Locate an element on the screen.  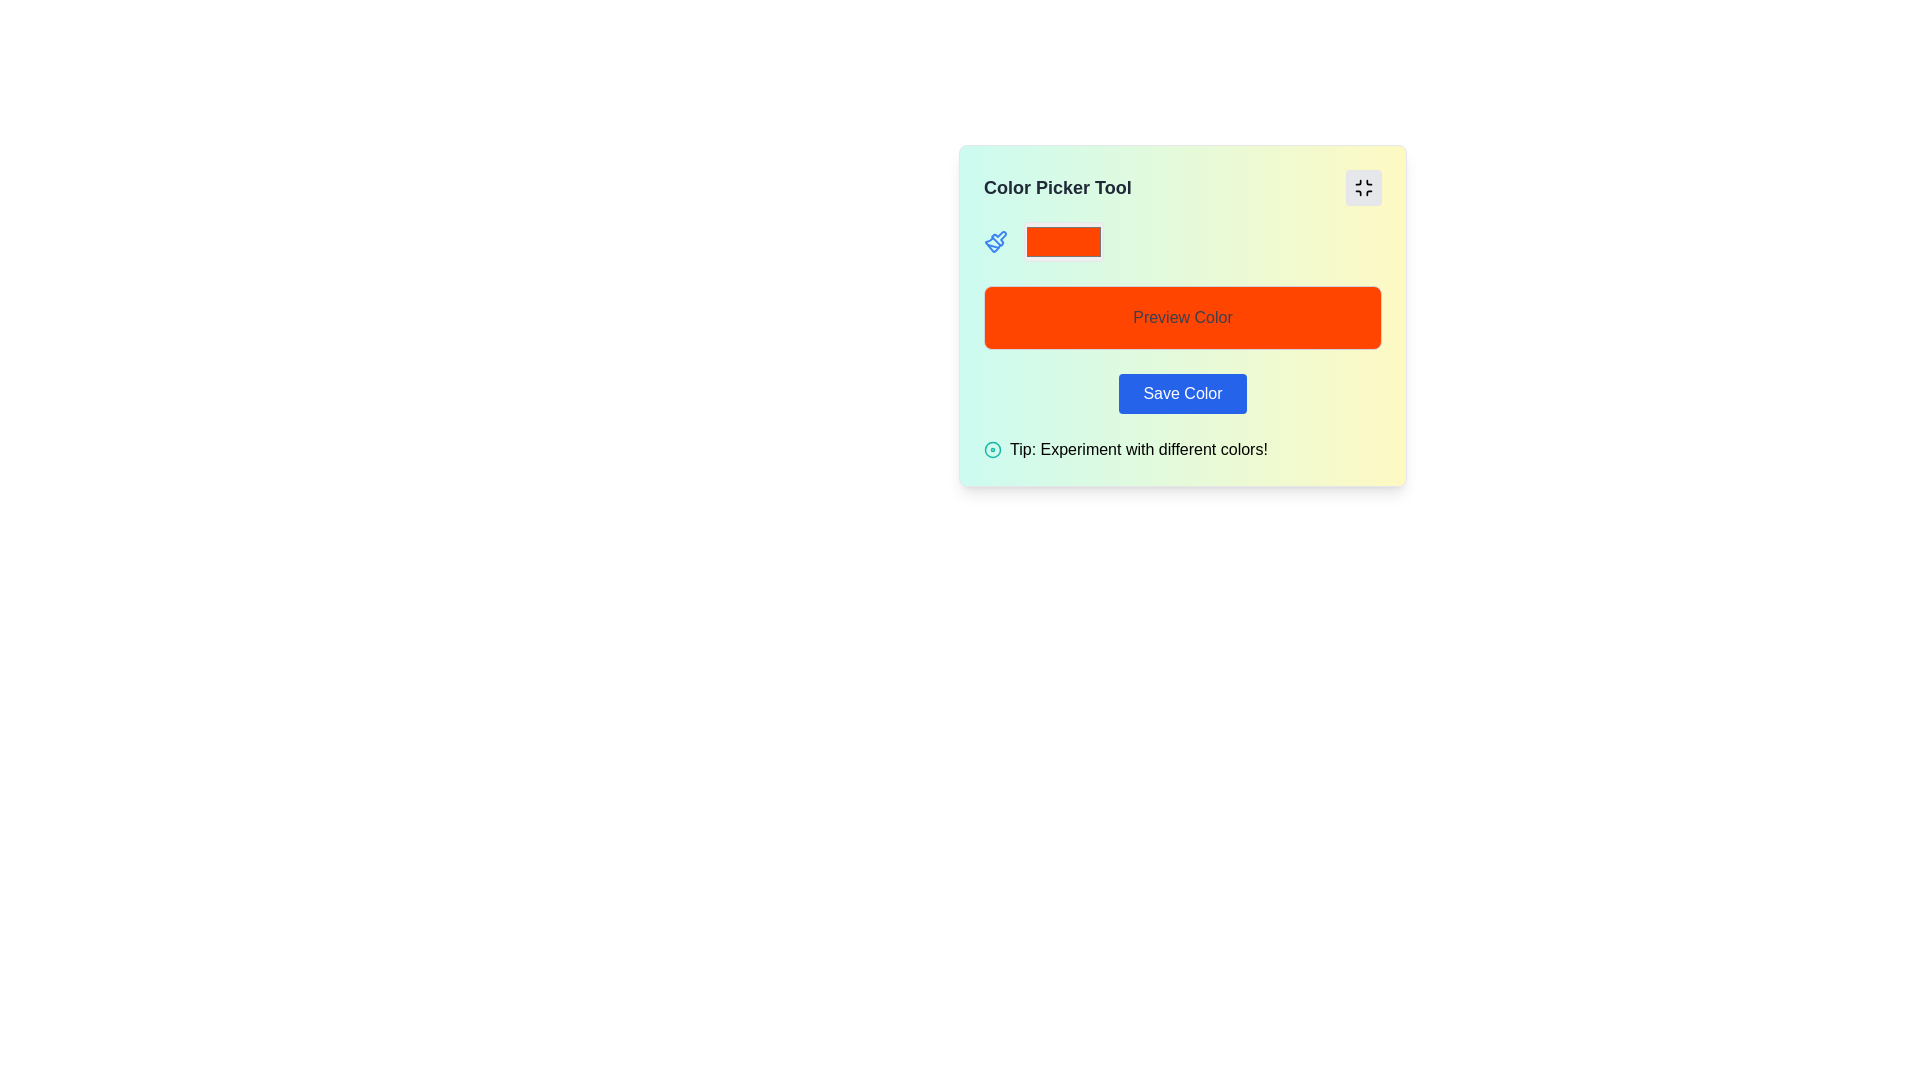
the Informational Text with Icon located at the bottom of the panel, centered horizontally under the 'Save Color' button is located at coordinates (1125, 450).